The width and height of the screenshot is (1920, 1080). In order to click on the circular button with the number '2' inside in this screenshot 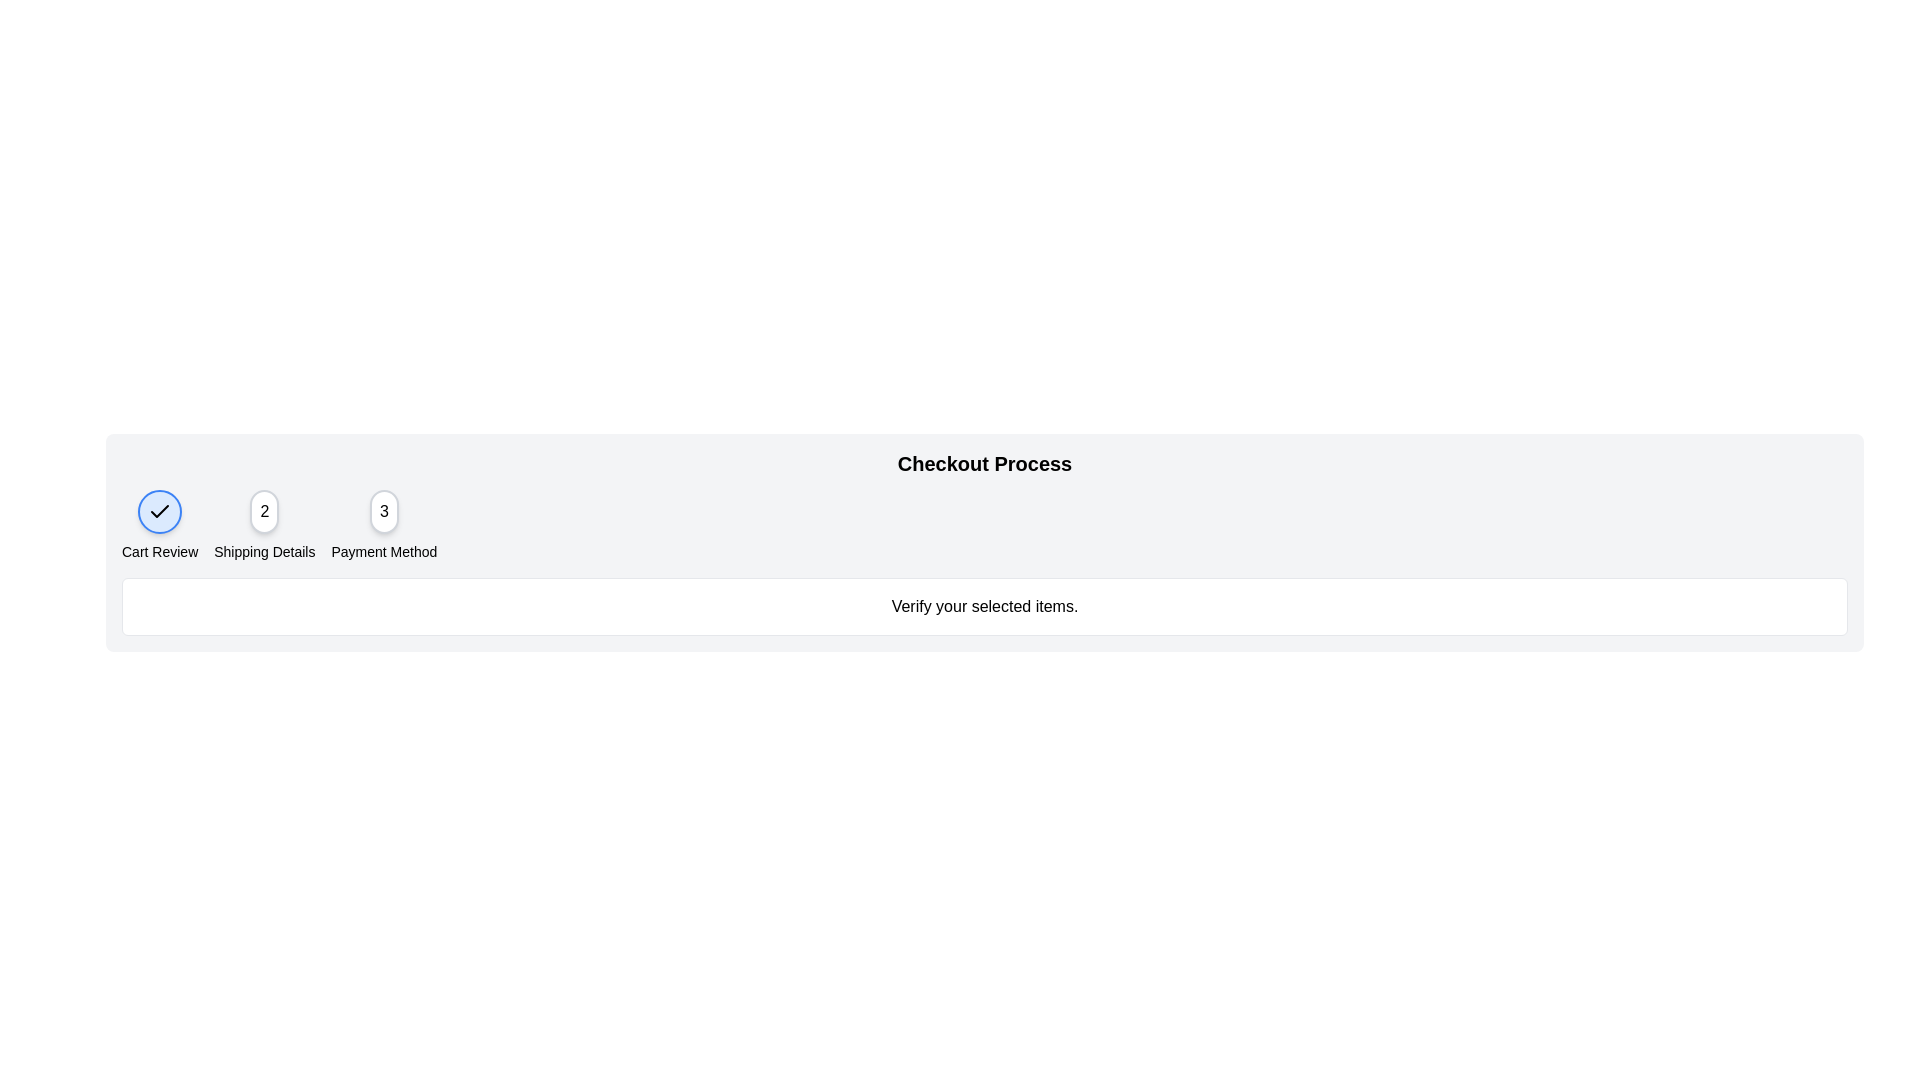, I will do `click(263, 524)`.